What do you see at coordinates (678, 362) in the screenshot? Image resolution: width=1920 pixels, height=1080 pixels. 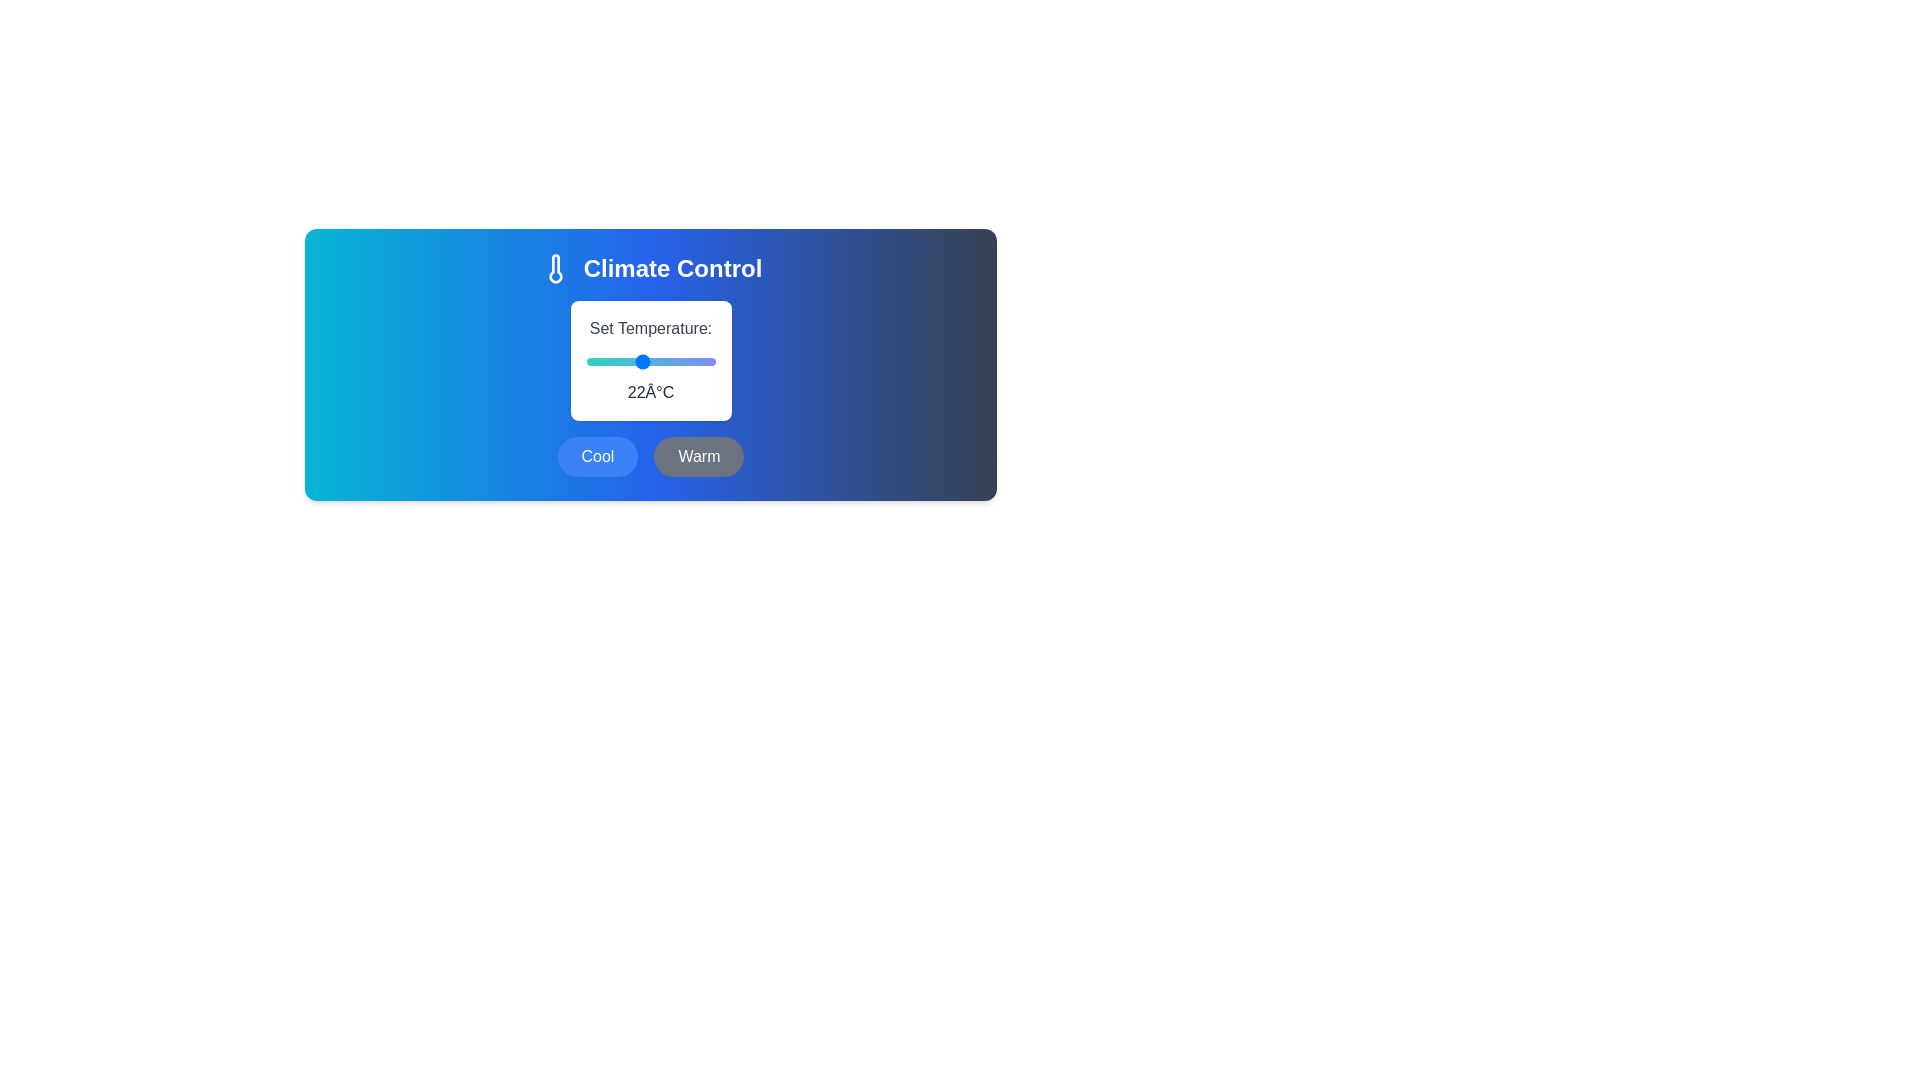 I see `the desired temperature` at bounding box center [678, 362].